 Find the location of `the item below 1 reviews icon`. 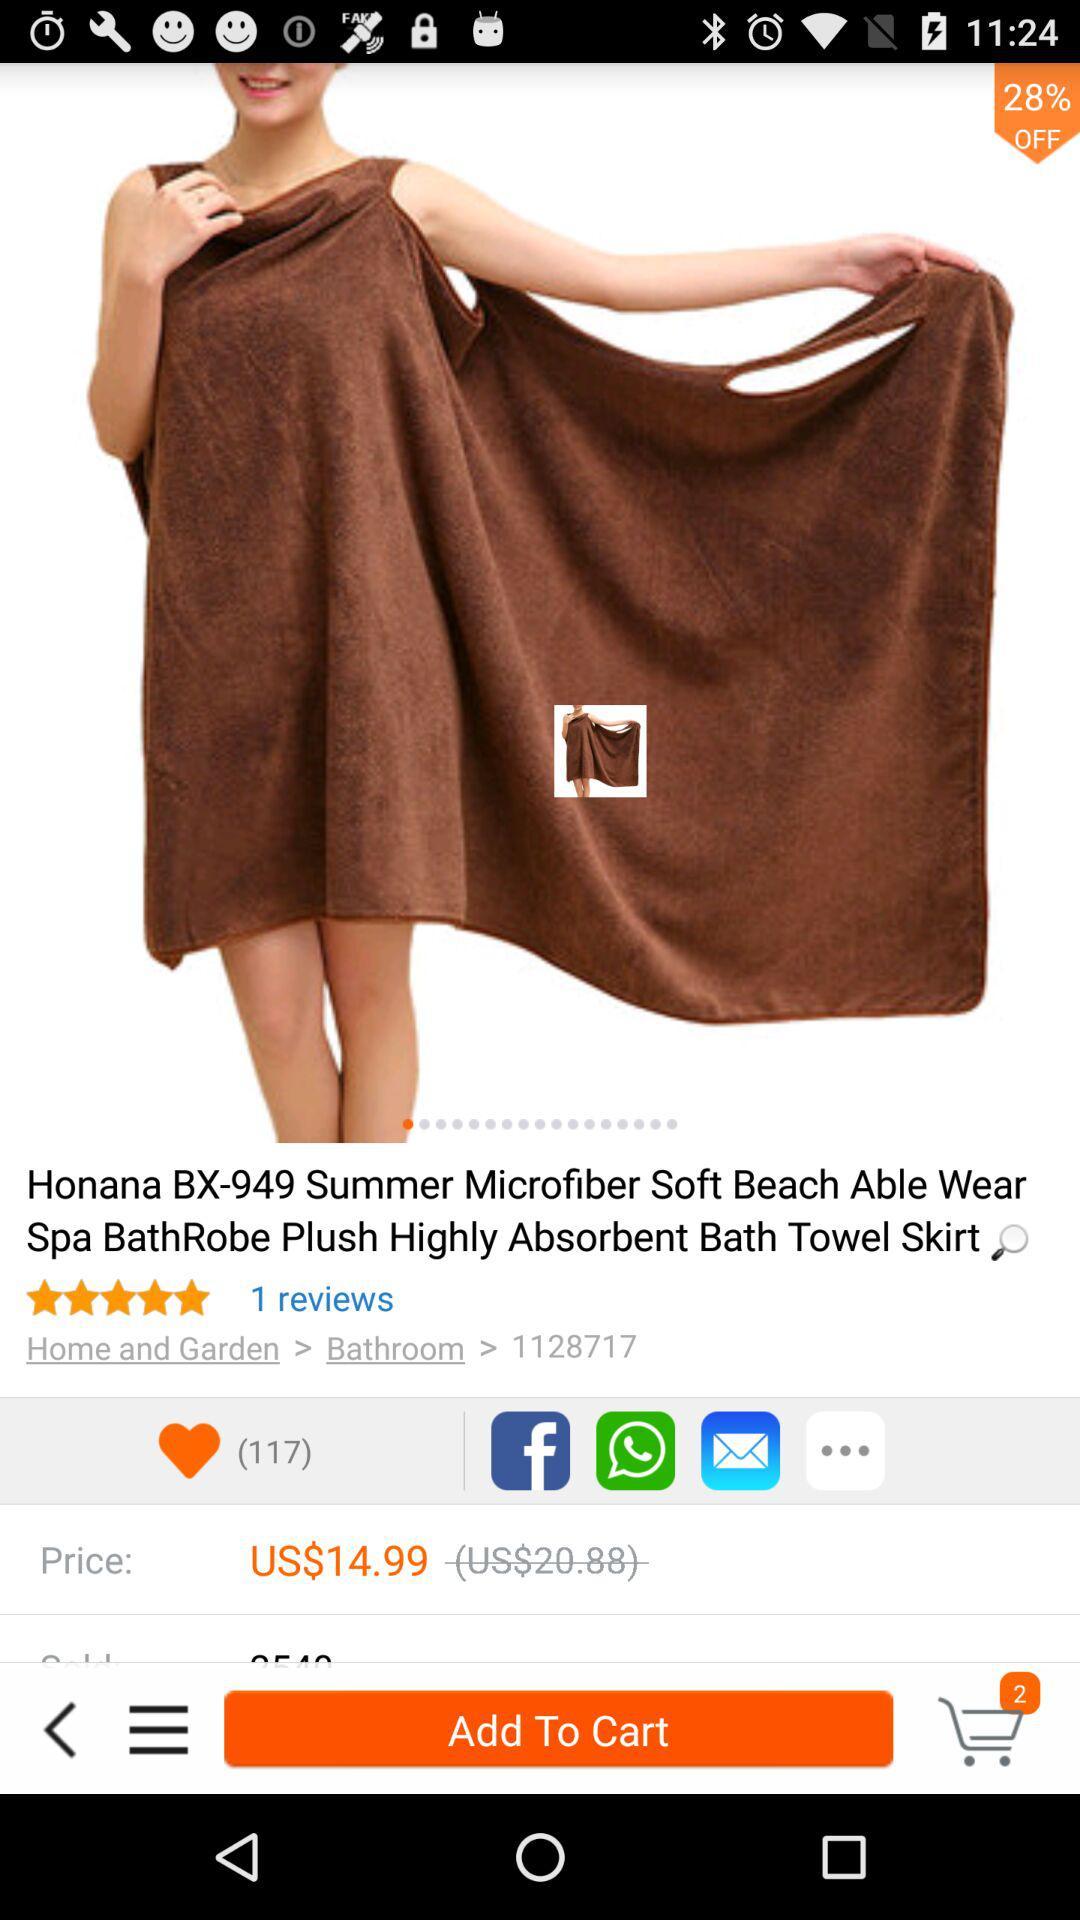

the item below 1 reviews icon is located at coordinates (152, 1347).